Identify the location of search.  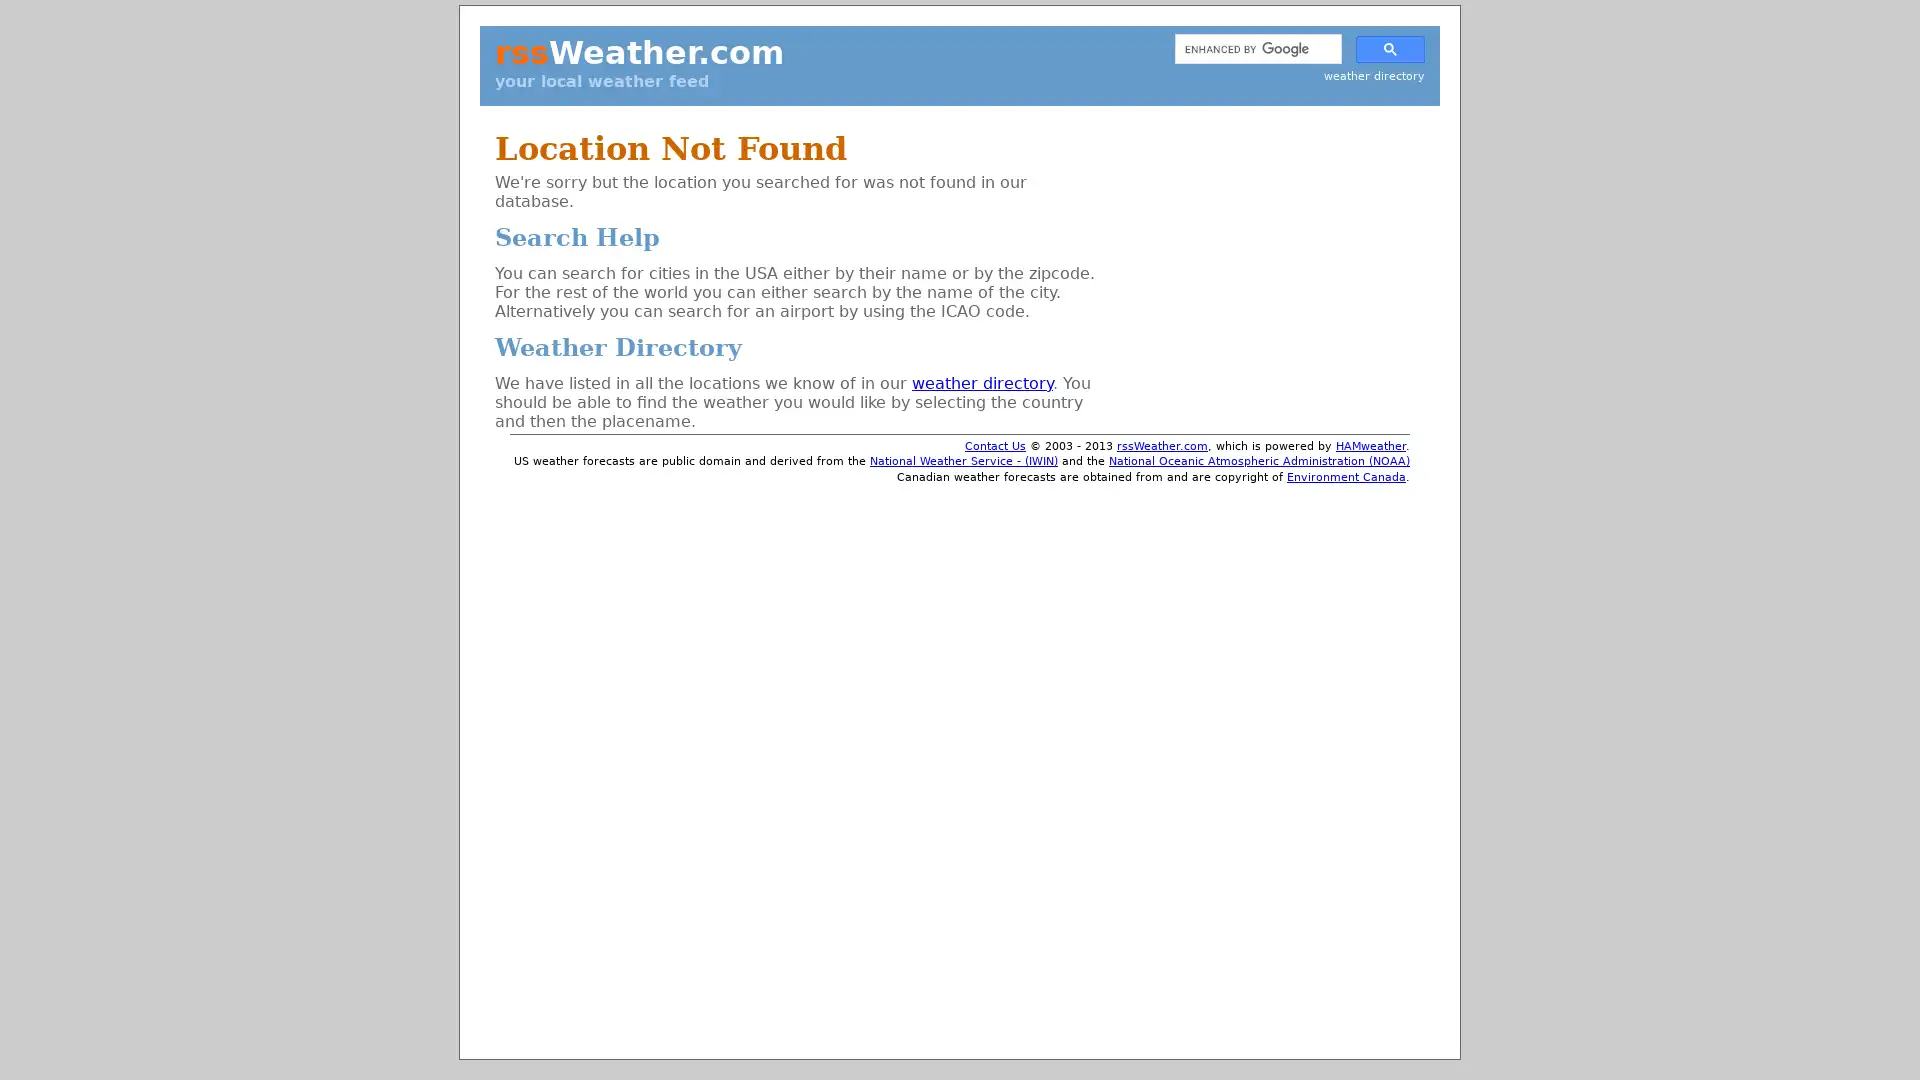
(1389, 47).